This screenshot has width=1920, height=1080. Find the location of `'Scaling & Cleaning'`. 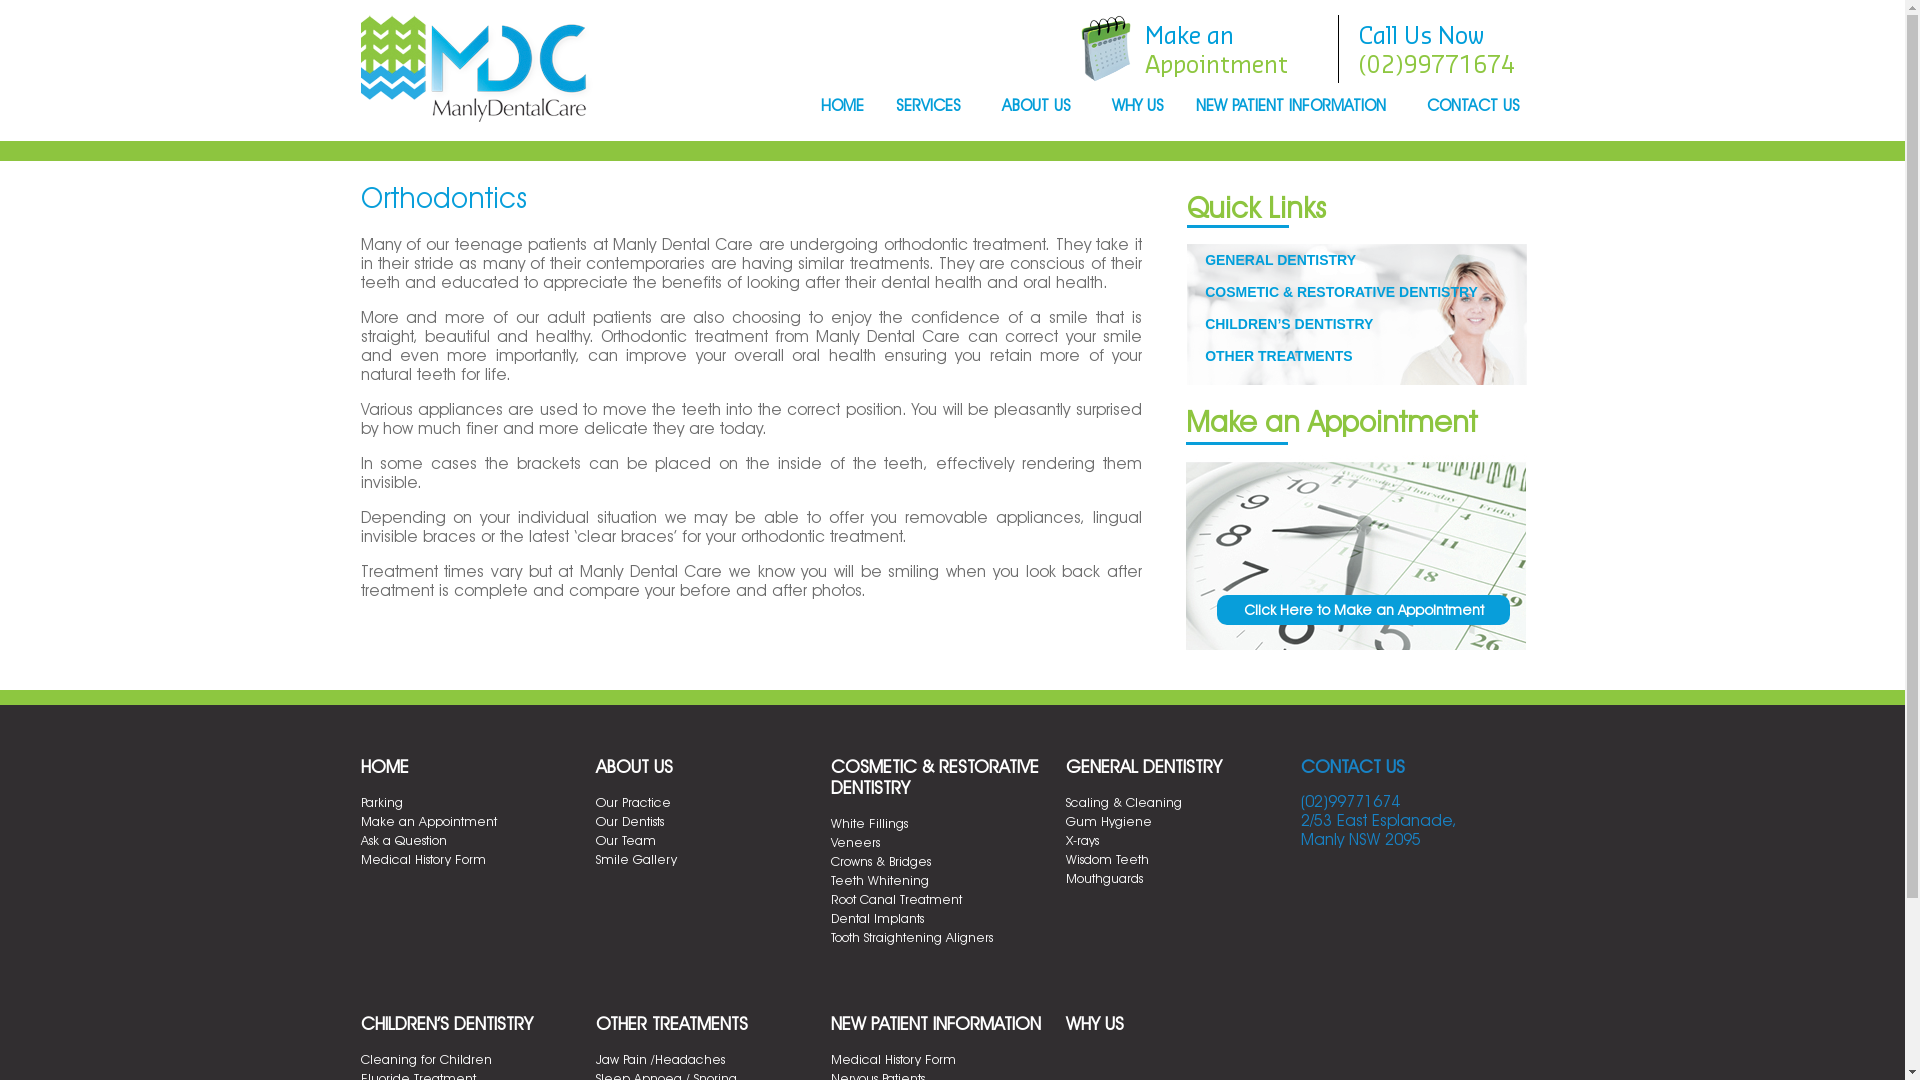

'Scaling & Cleaning' is located at coordinates (1123, 801).